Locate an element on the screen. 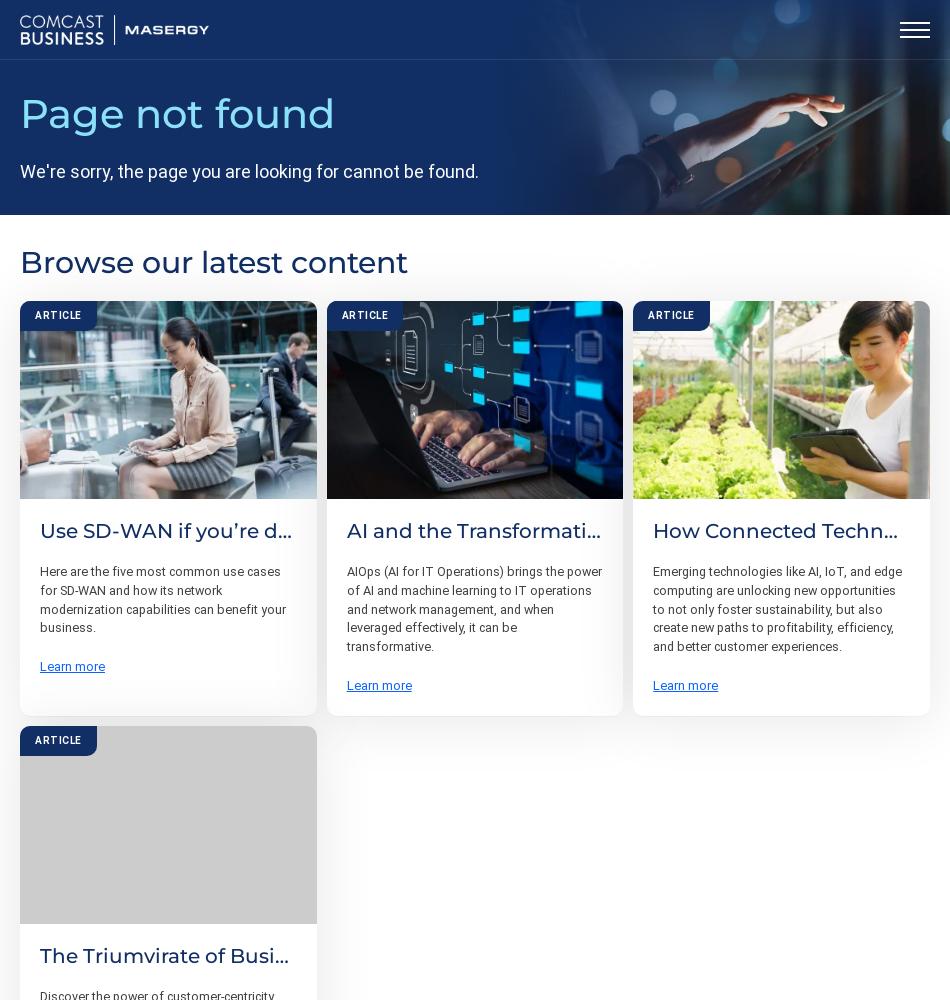  'Business Email Address' is located at coordinates (148, 801).